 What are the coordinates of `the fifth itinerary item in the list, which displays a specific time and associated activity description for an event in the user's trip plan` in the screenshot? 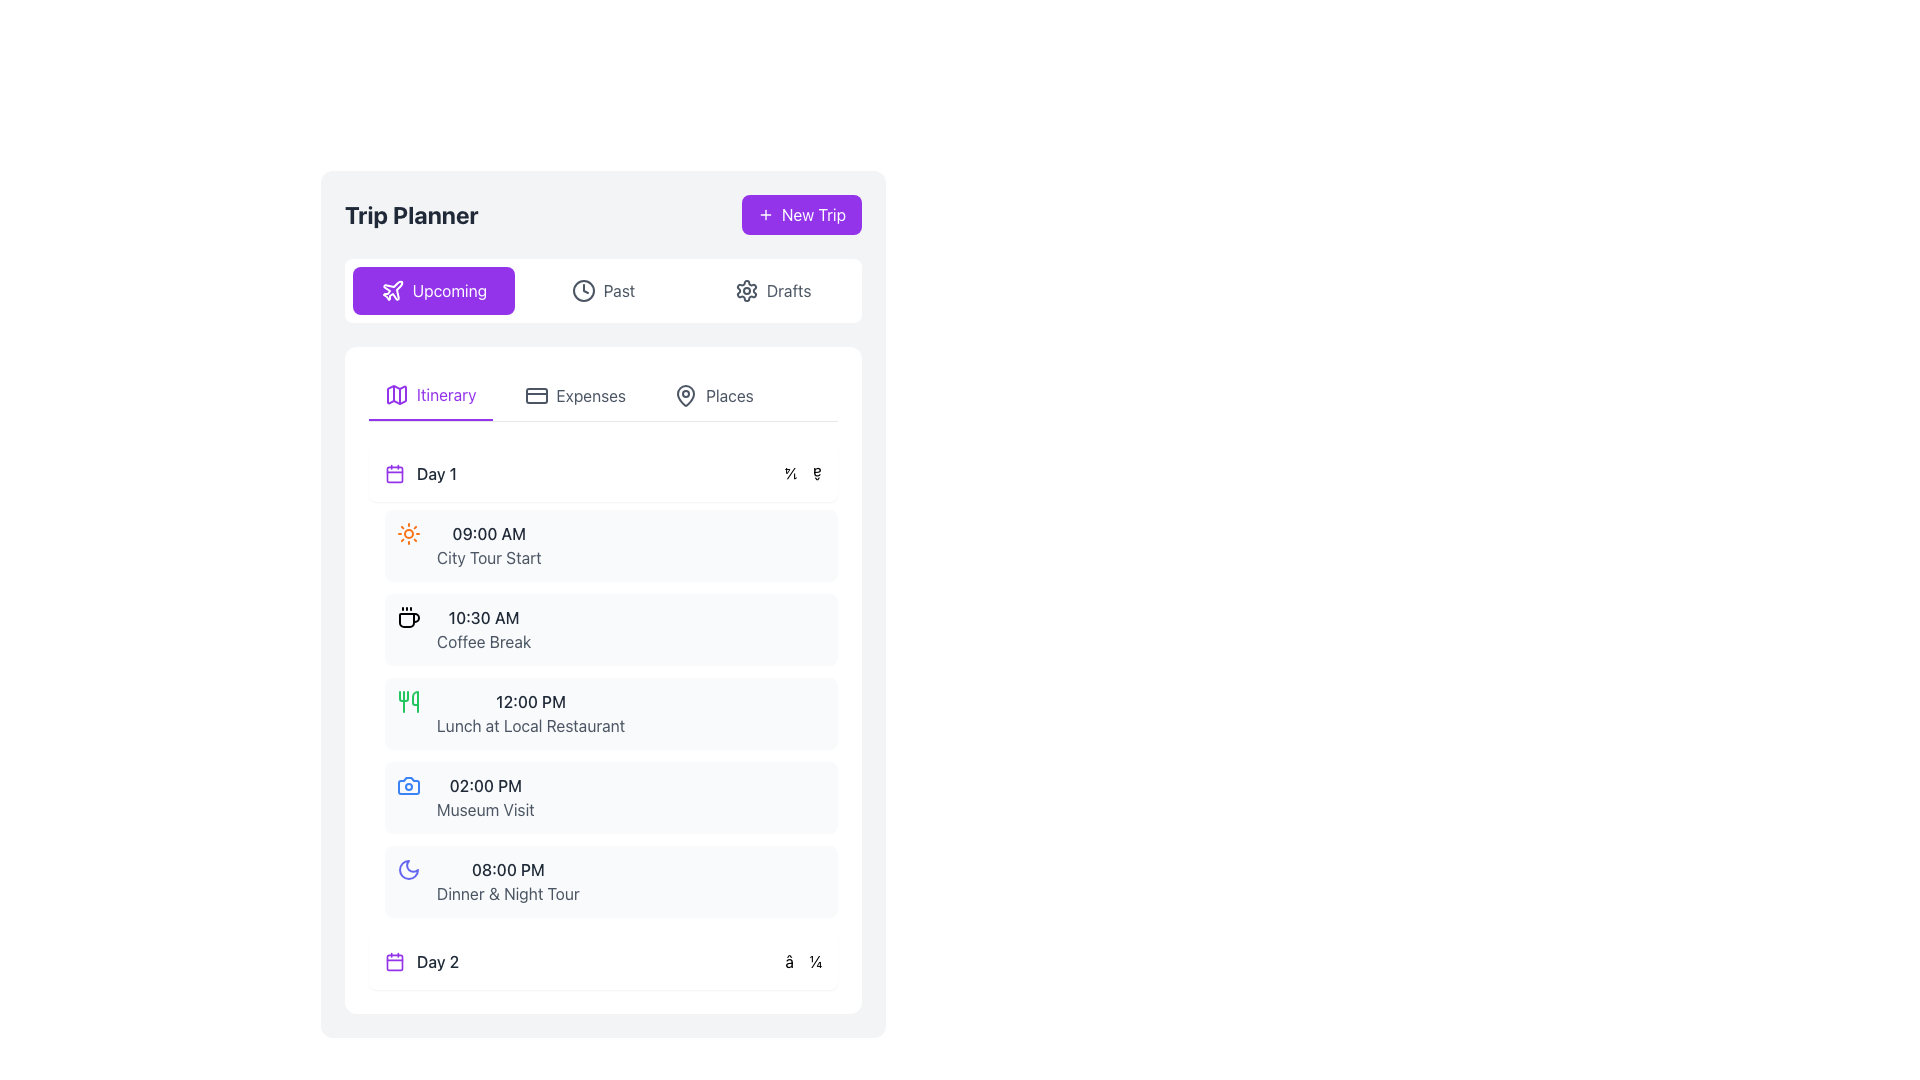 It's located at (610, 881).